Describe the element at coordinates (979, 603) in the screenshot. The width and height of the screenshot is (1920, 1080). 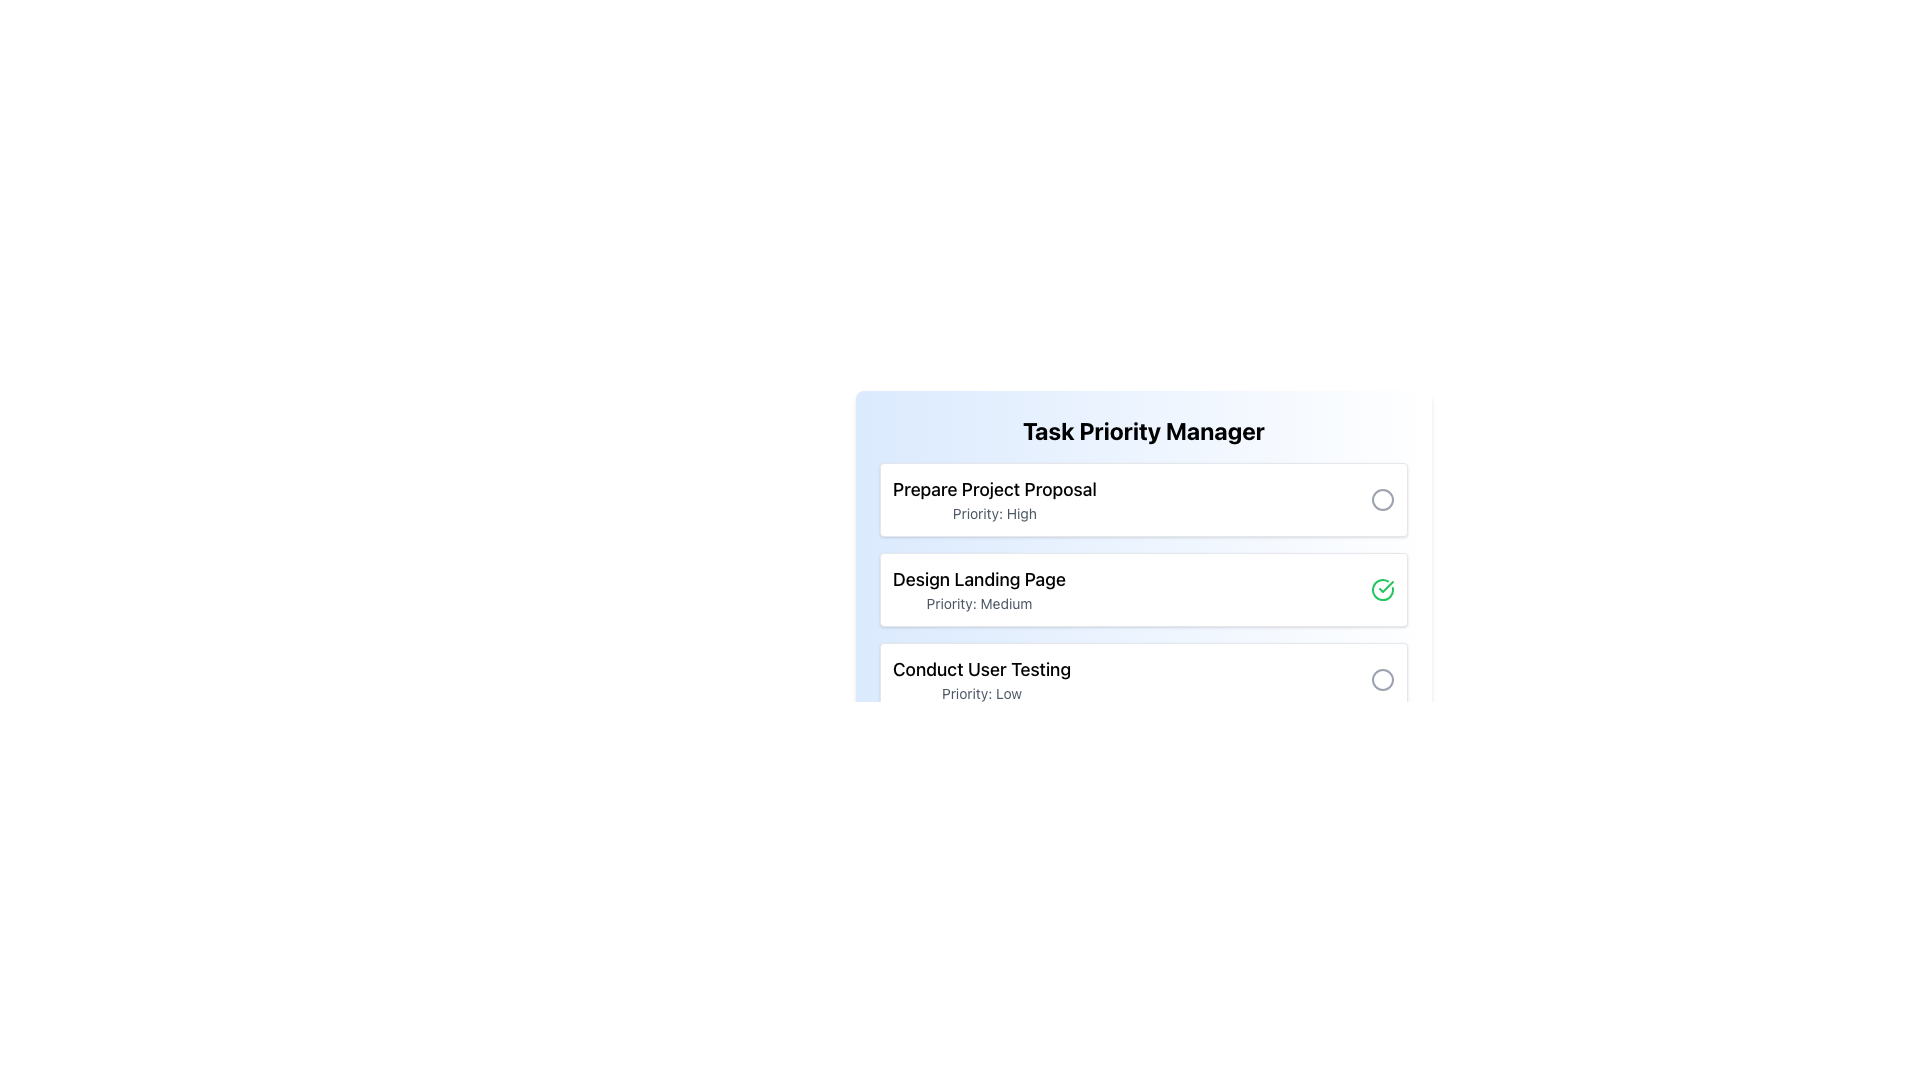
I see `the static text label that reads 'Priority: Medium', which is located directly beneath the 'Design Landing Page' task title in the task priority manager interface` at that location.